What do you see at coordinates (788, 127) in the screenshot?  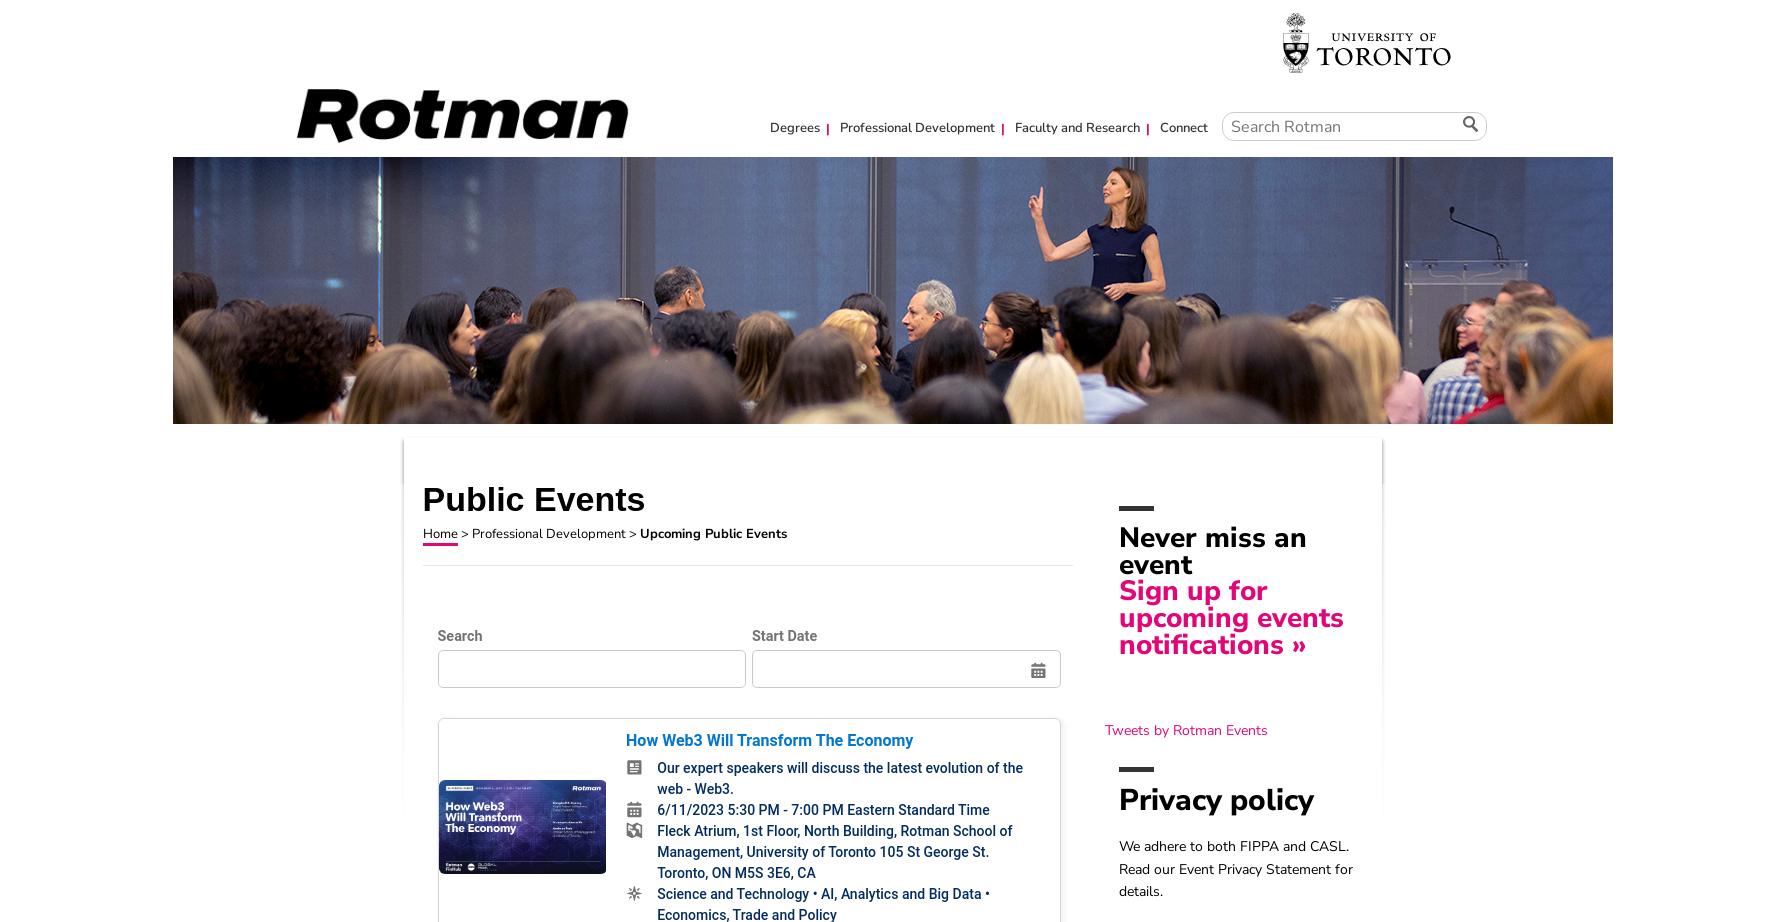 I see `'Degrees'` at bounding box center [788, 127].